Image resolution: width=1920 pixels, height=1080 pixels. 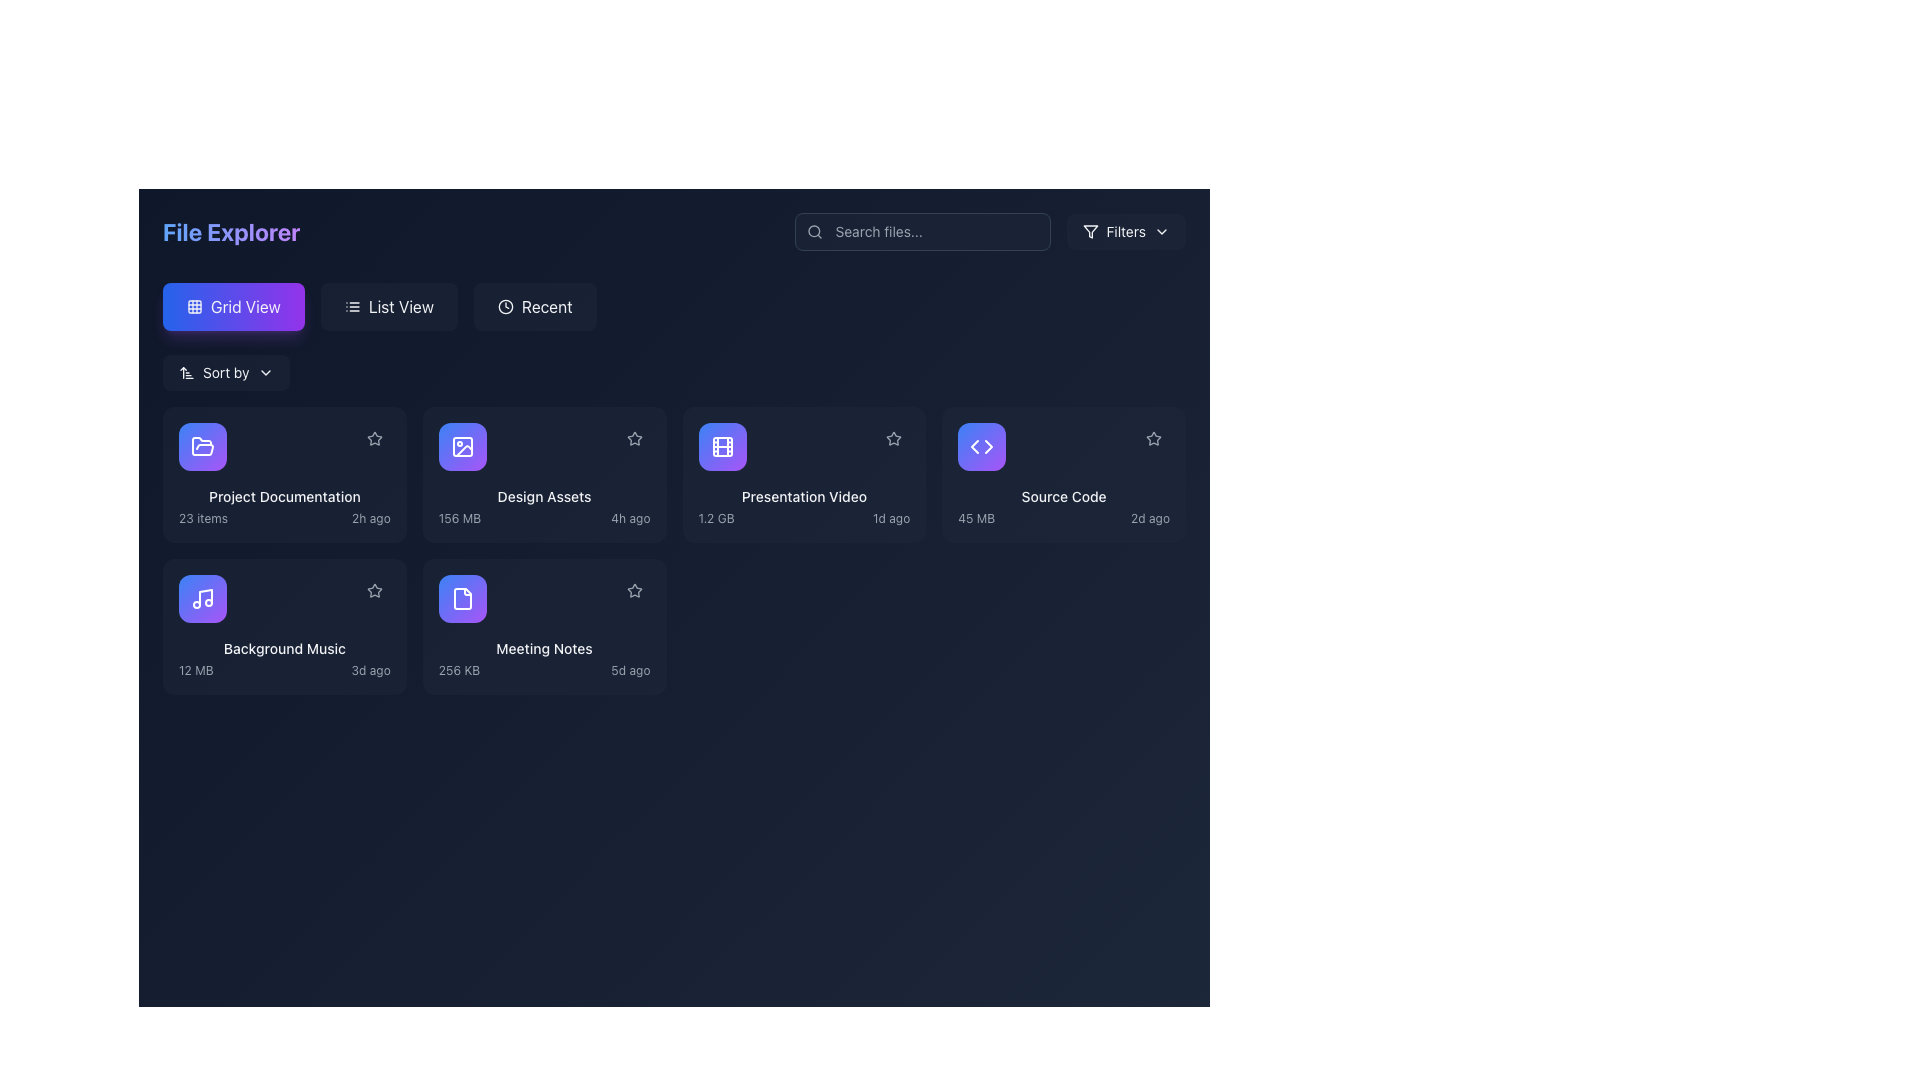 What do you see at coordinates (629, 671) in the screenshot?
I see `the static text label displaying the timestamp for the file 'Meeting Notes', located in the lower-right corner of its card` at bounding box center [629, 671].